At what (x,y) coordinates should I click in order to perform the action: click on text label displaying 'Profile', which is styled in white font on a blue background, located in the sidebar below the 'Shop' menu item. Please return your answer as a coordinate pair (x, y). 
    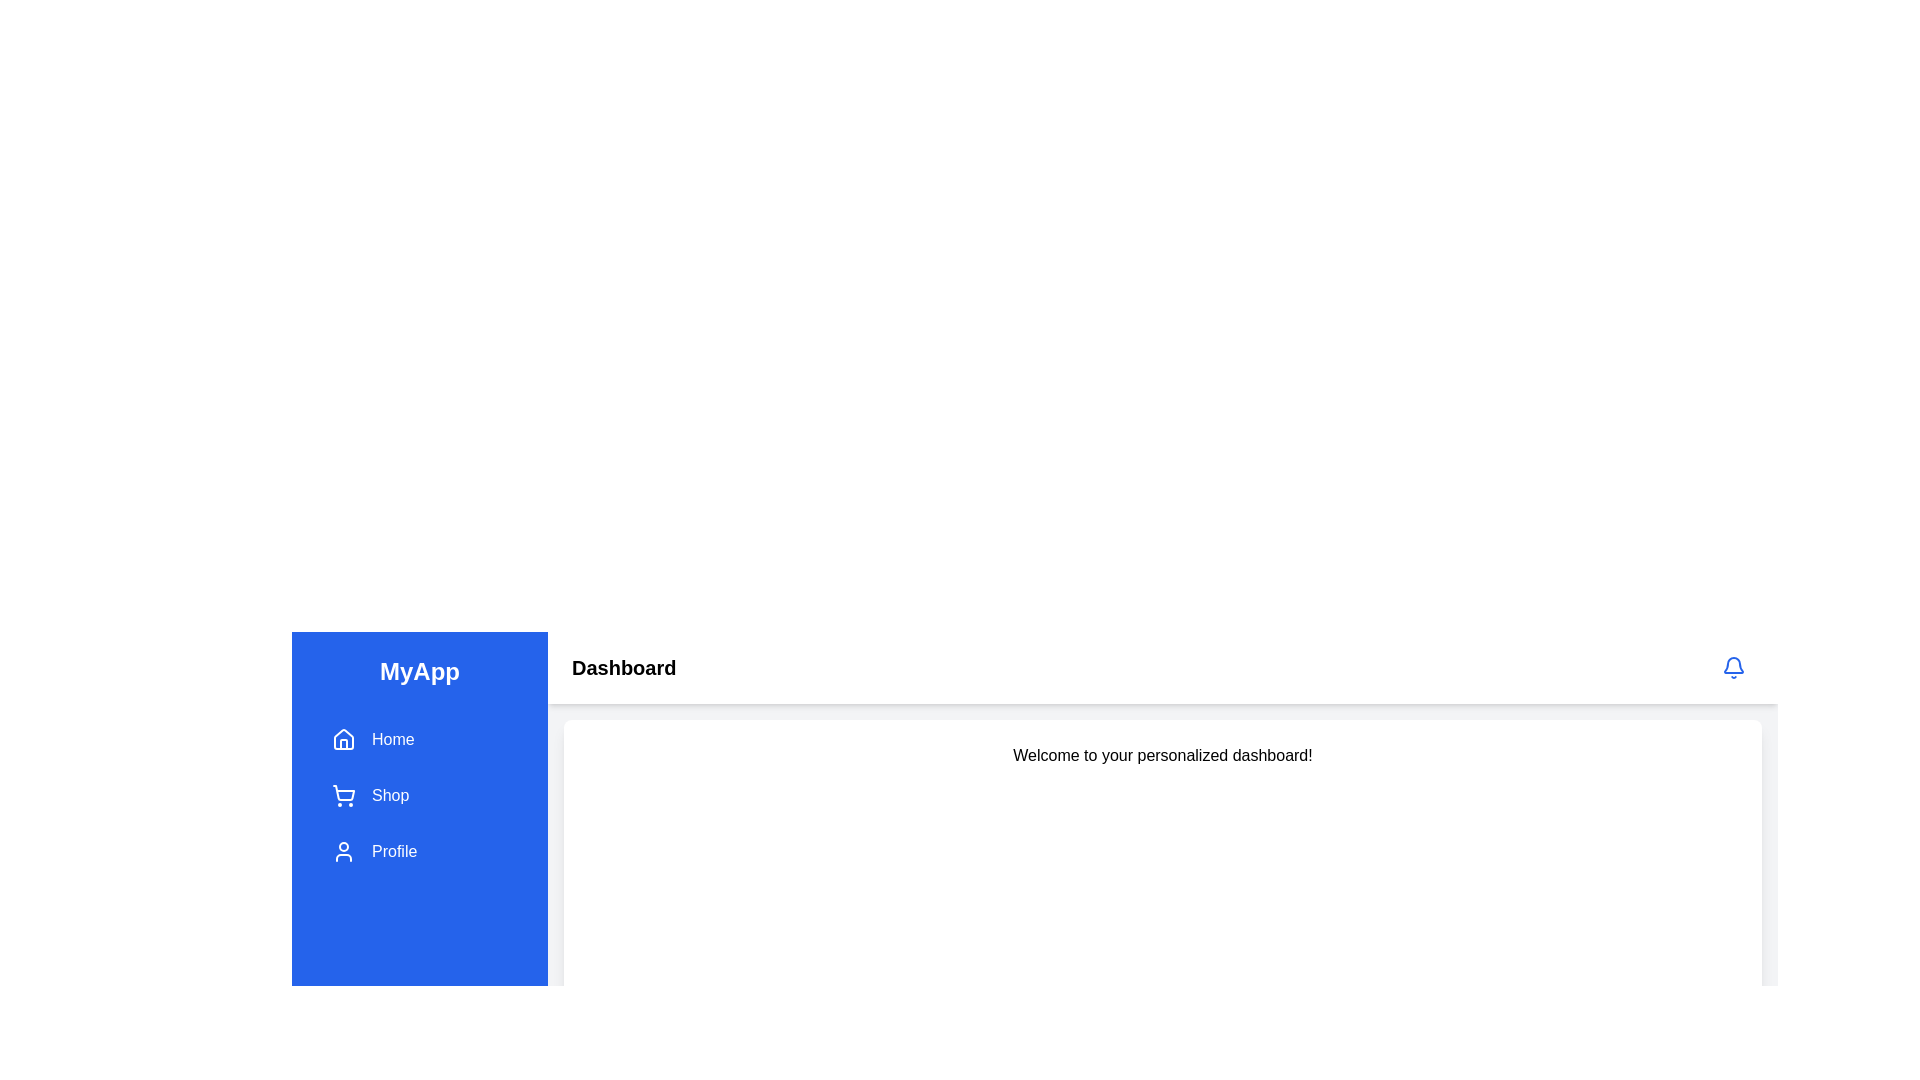
    Looking at the image, I should click on (394, 852).